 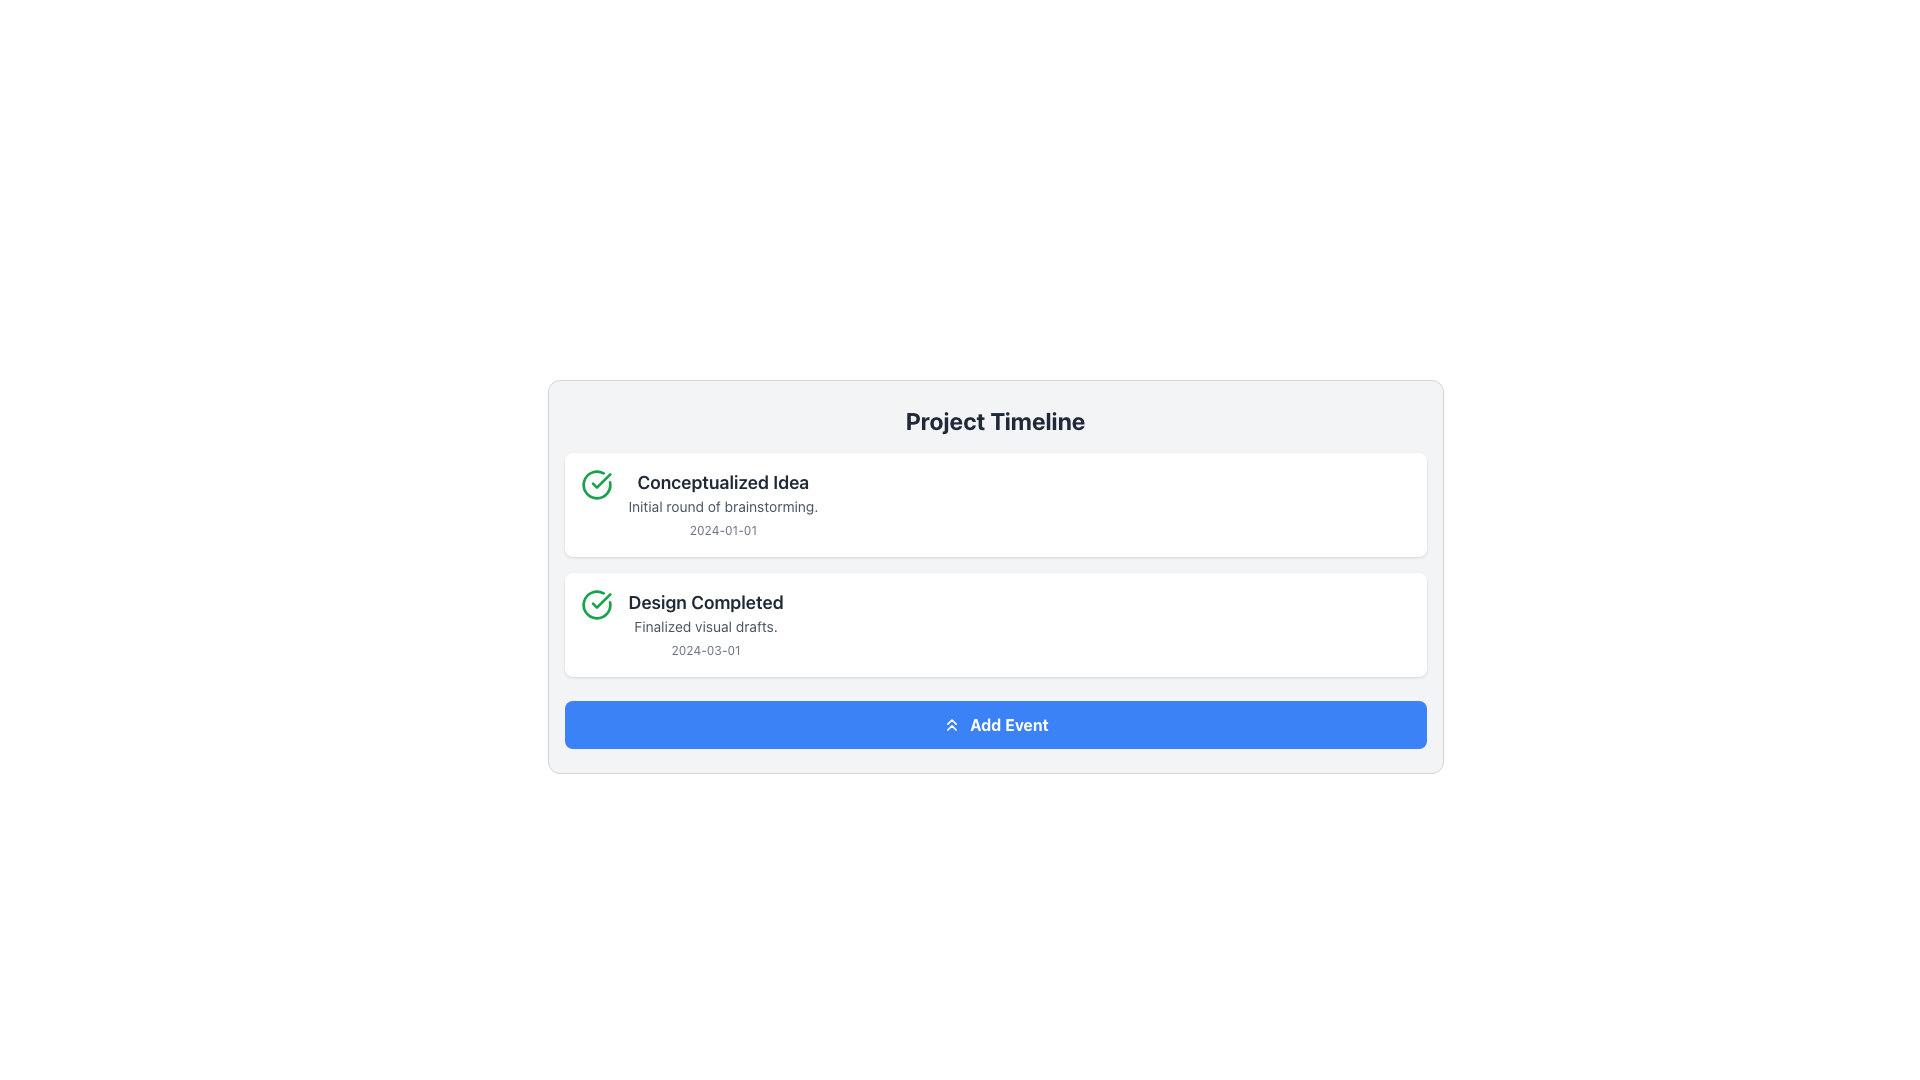 What do you see at coordinates (600, 481) in the screenshot?
I see `the green checkmark icon within its circular outline, which indicates completed steps, located to the left of 'Design Completed'` at bounding box center [600, 481].